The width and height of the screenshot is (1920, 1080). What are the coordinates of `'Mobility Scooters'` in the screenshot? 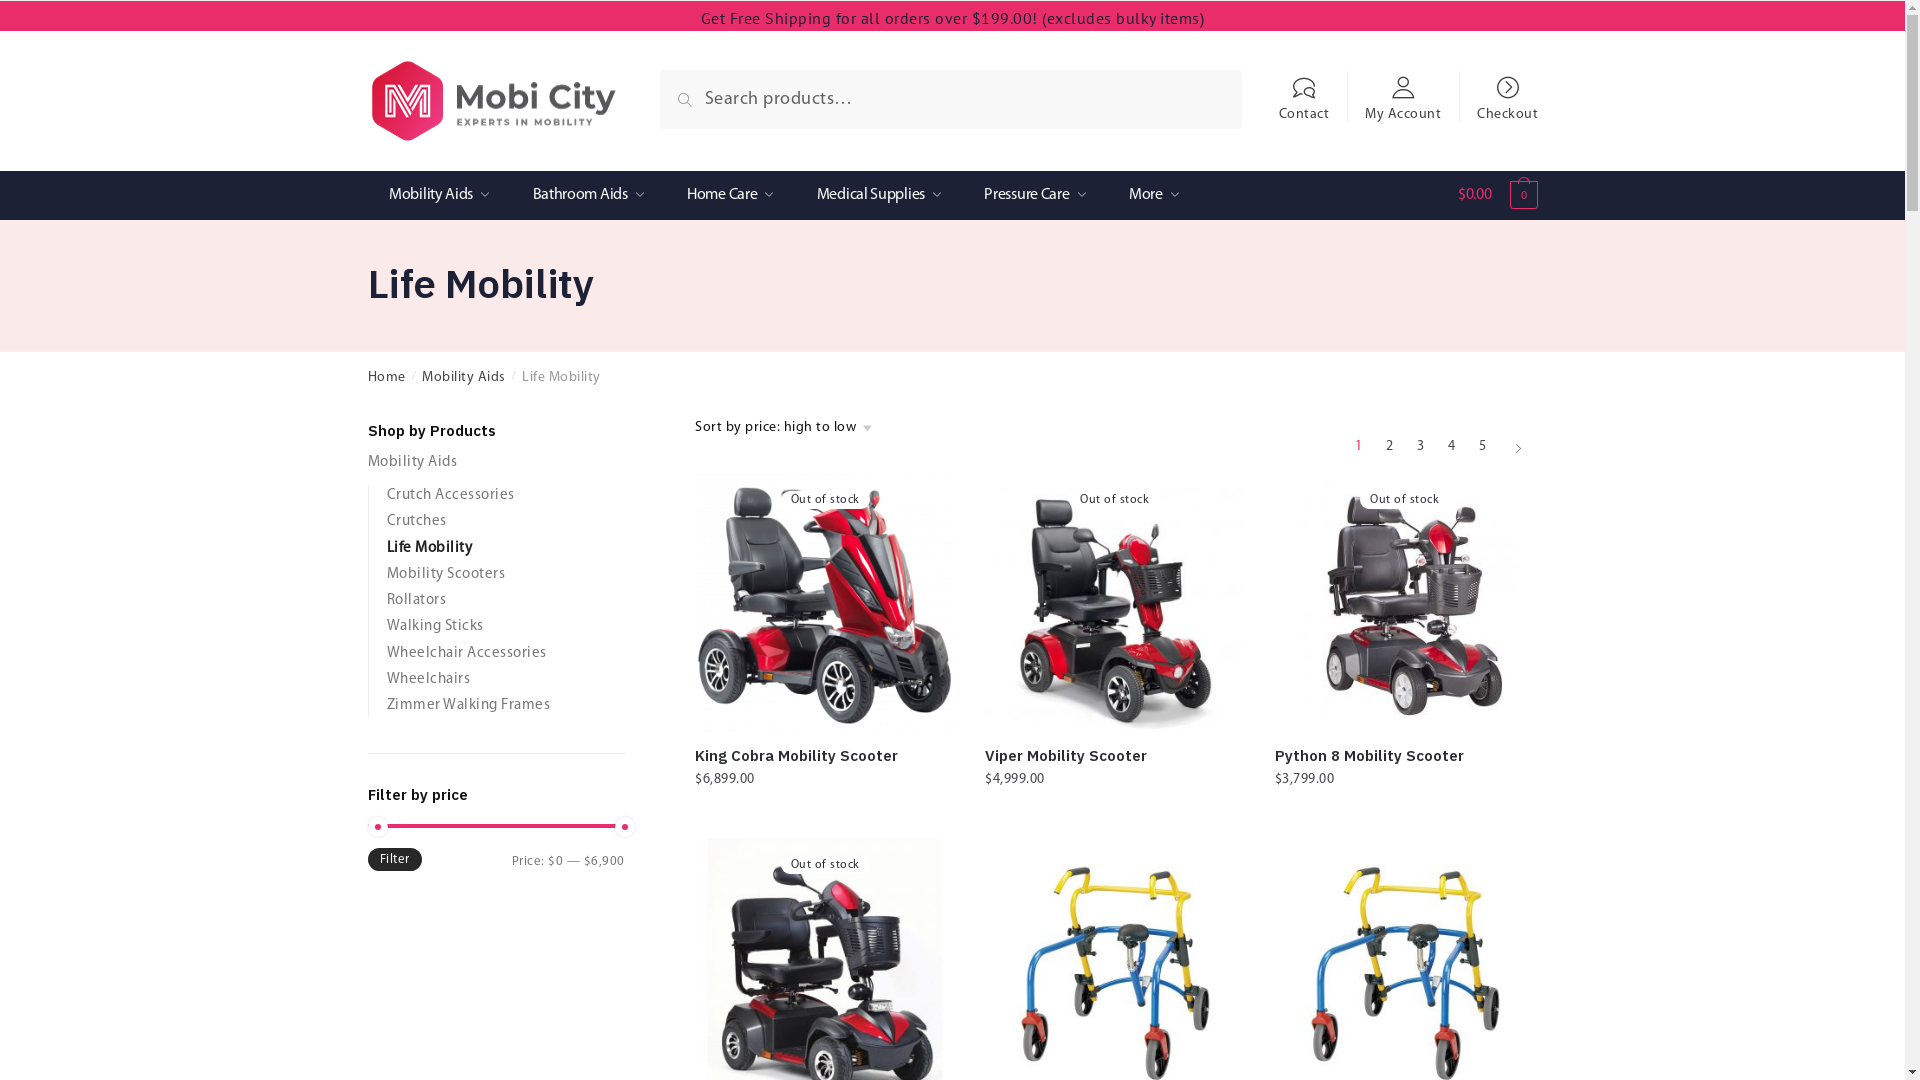 It's located at (385, 574).